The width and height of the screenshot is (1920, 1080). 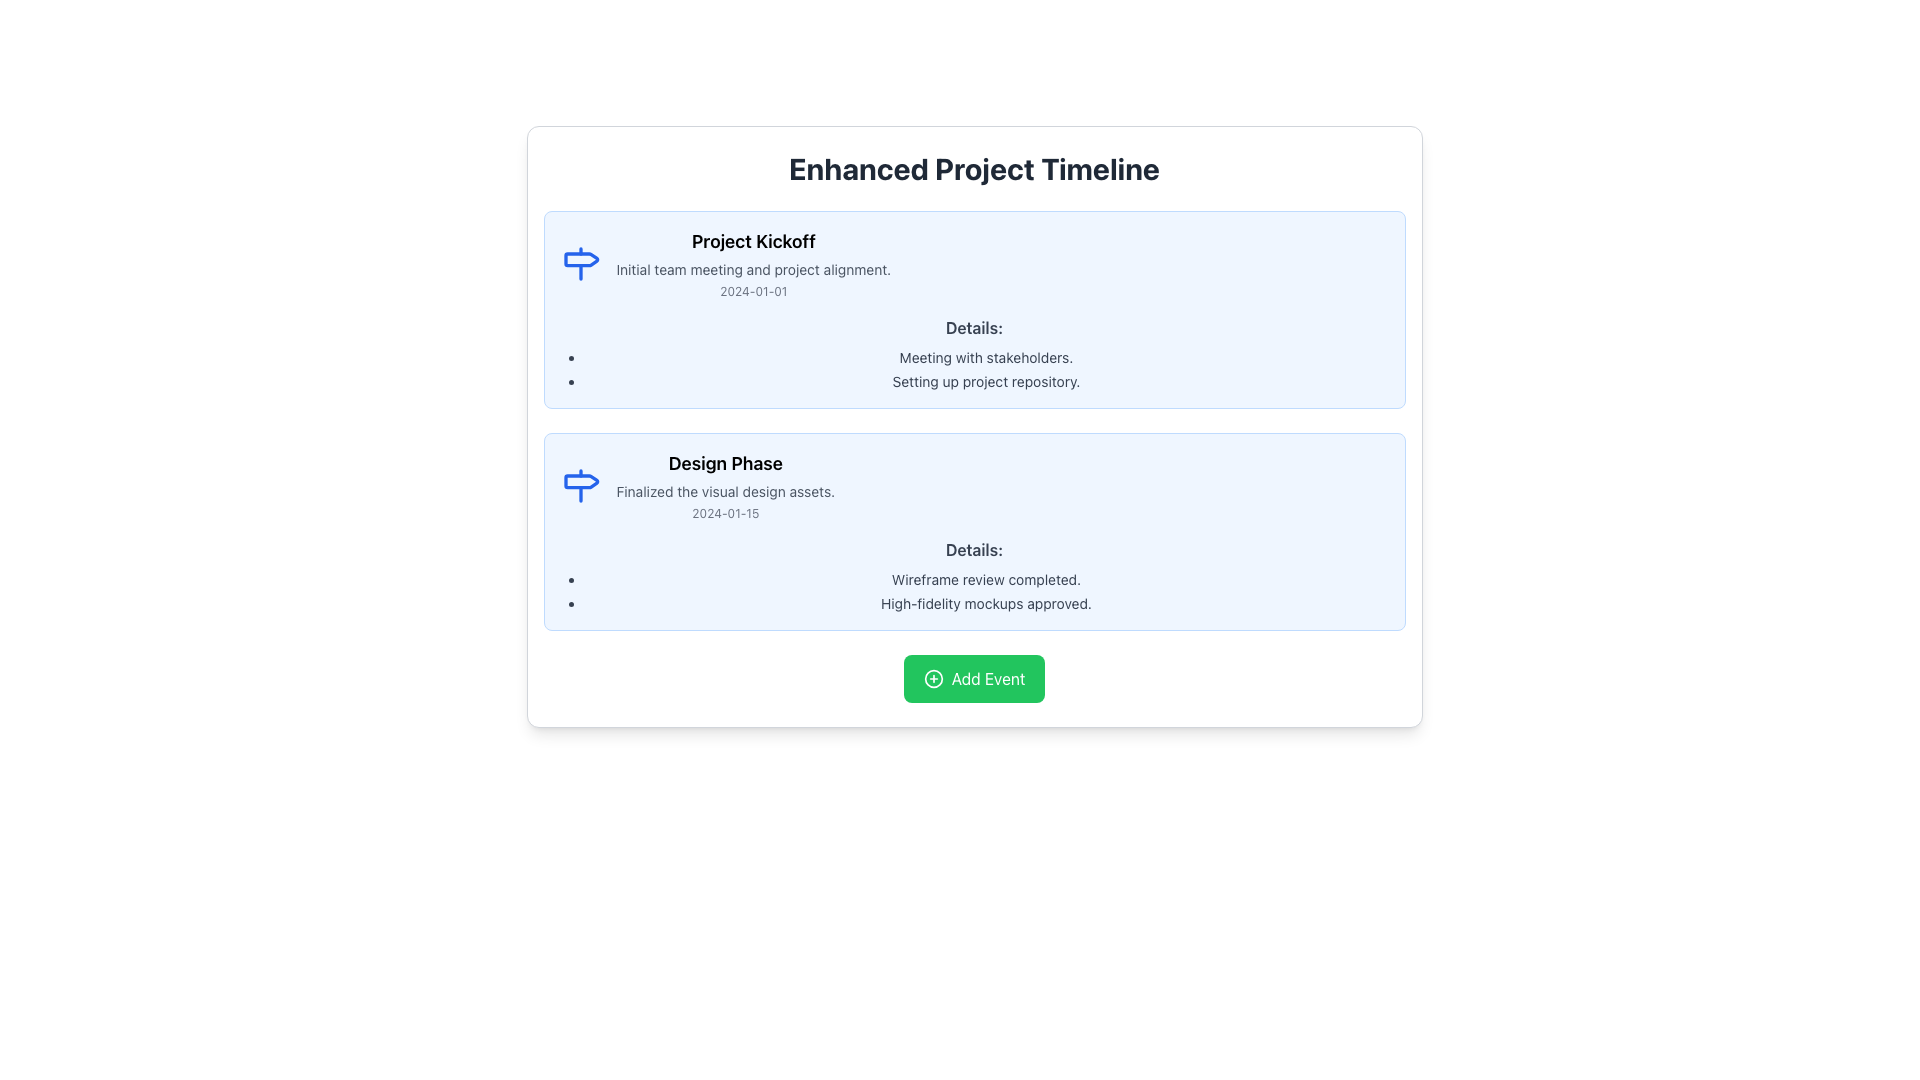 I want to click on information presented in the informational text block about the project milestone located under 'Enhanced Project Timeline', so click(x=752, y=262).